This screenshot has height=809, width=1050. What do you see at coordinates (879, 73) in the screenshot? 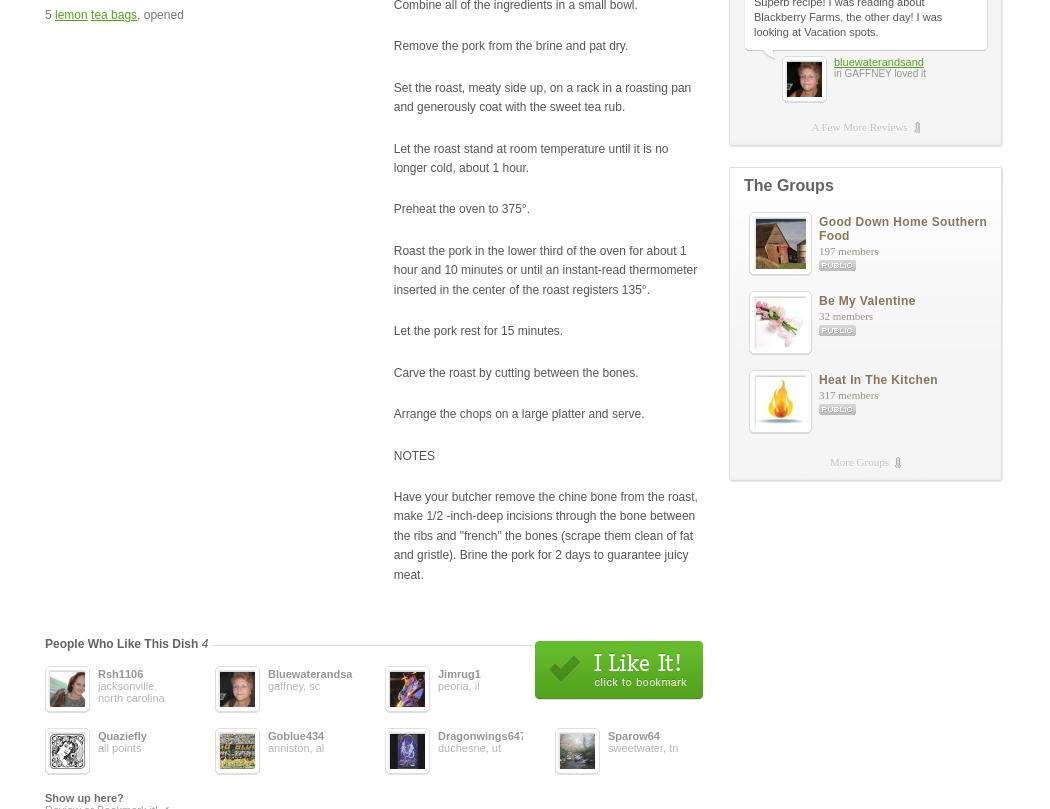
I see `'in GAFFNEY loved it'` at bounding box center [879, 73].